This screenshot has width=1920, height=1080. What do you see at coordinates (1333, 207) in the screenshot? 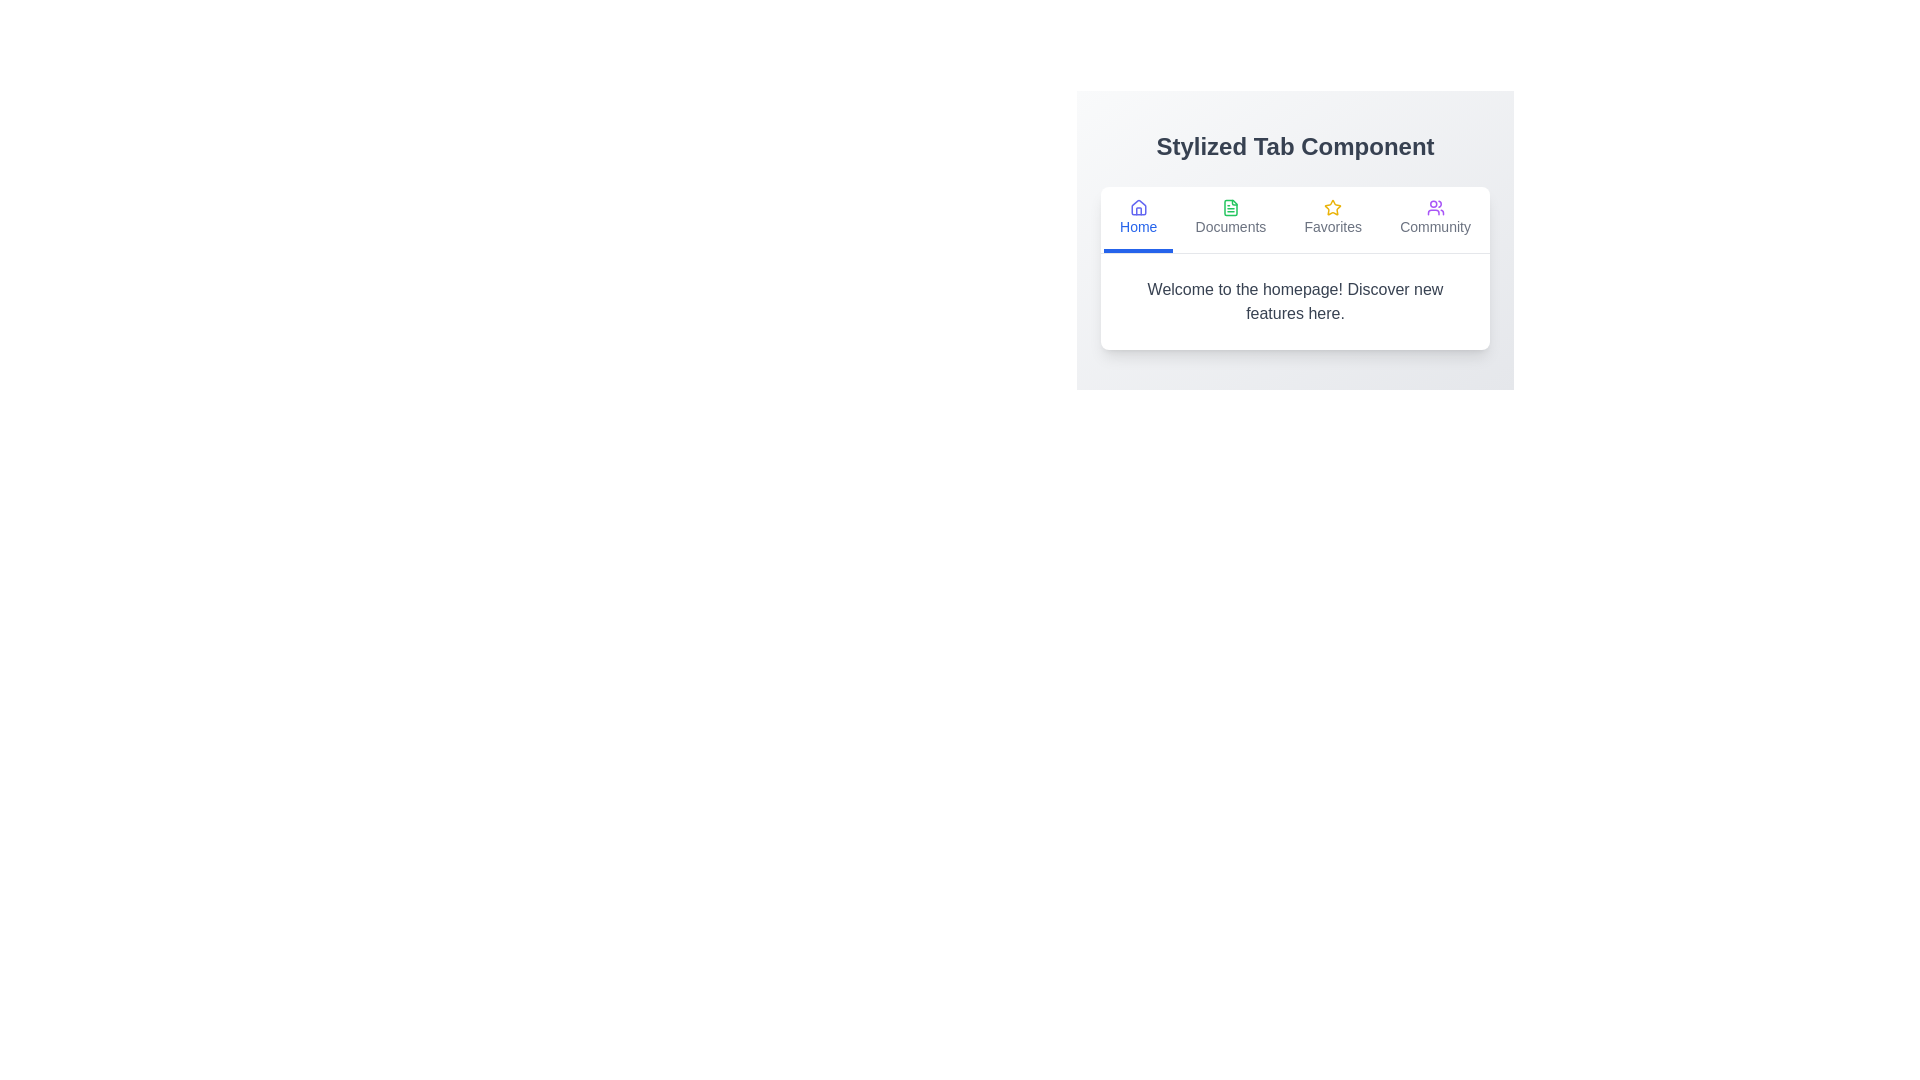
I see `the yellow star-shaped icon located in the 'Favorites' tab` at bounding box center [1333, 207].